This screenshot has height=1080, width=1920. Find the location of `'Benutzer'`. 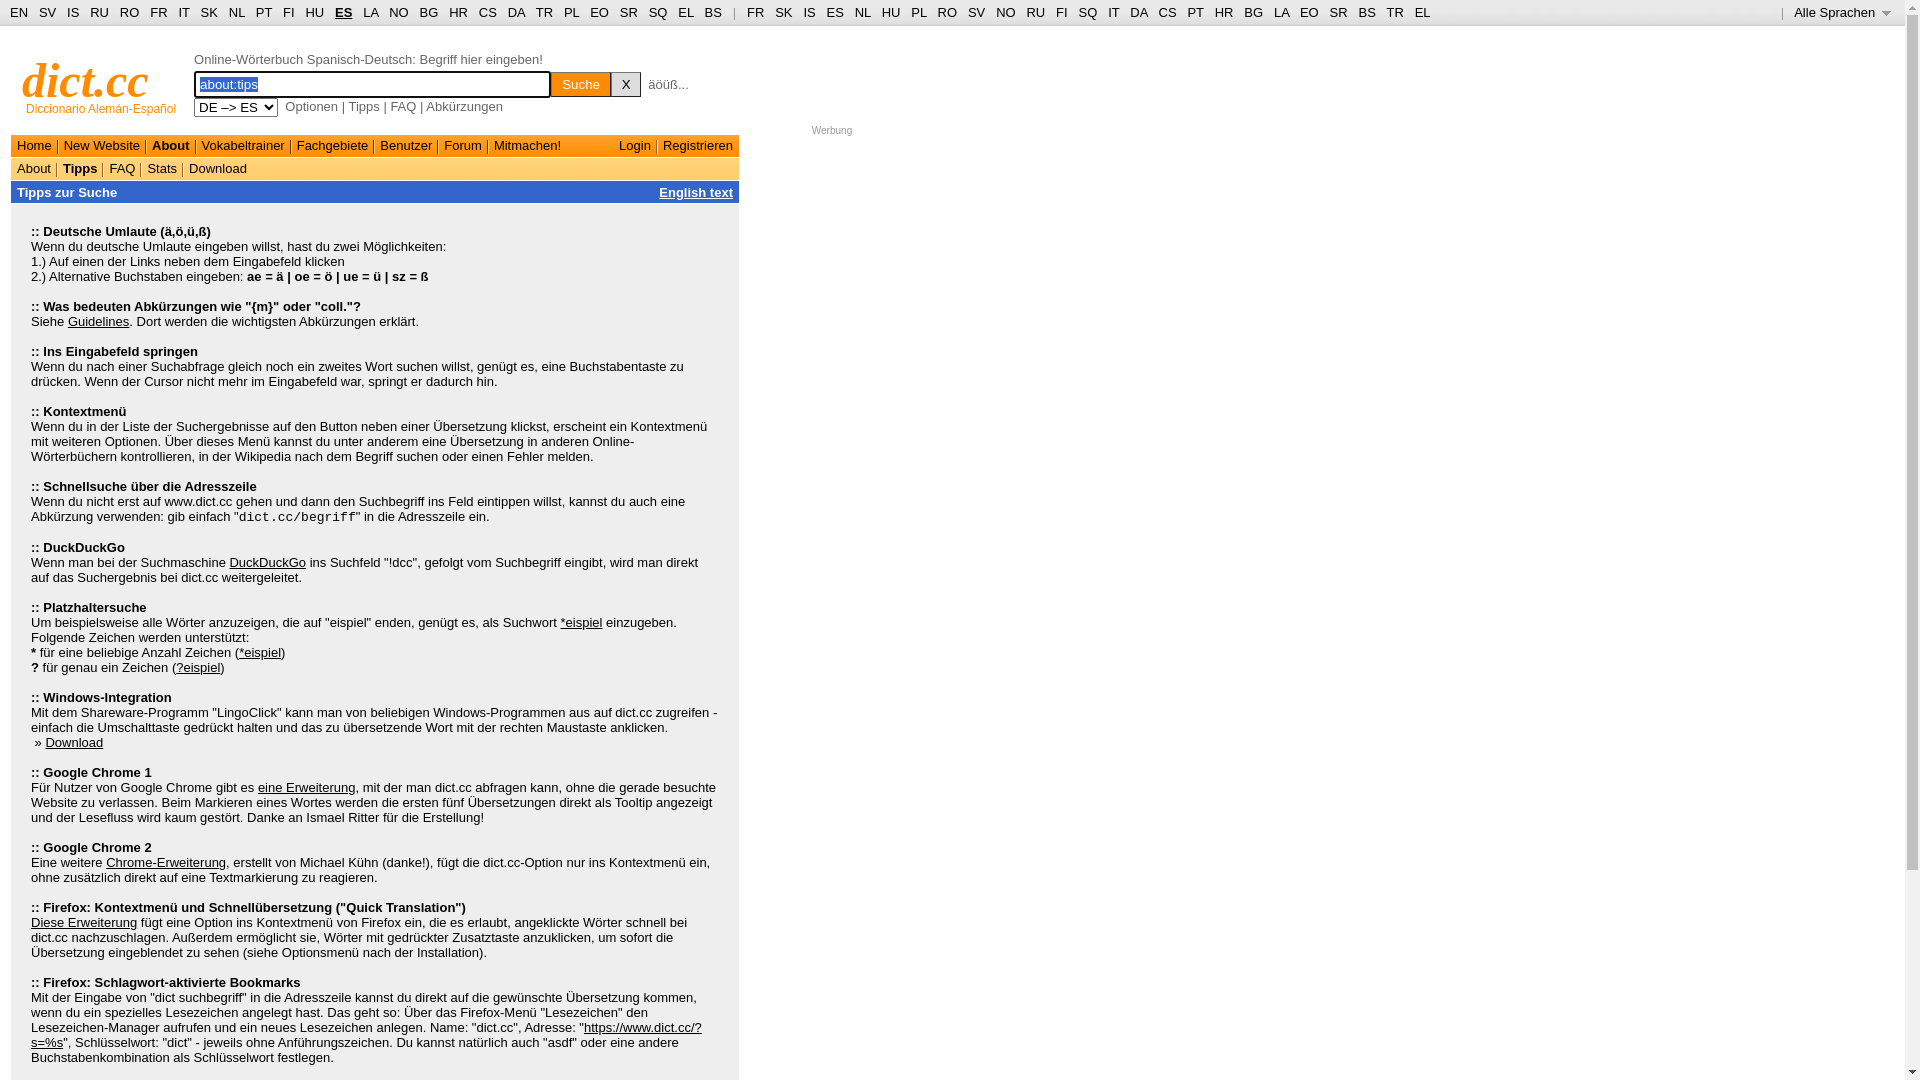

'Benutzer' is located at coordinates (405, 144).